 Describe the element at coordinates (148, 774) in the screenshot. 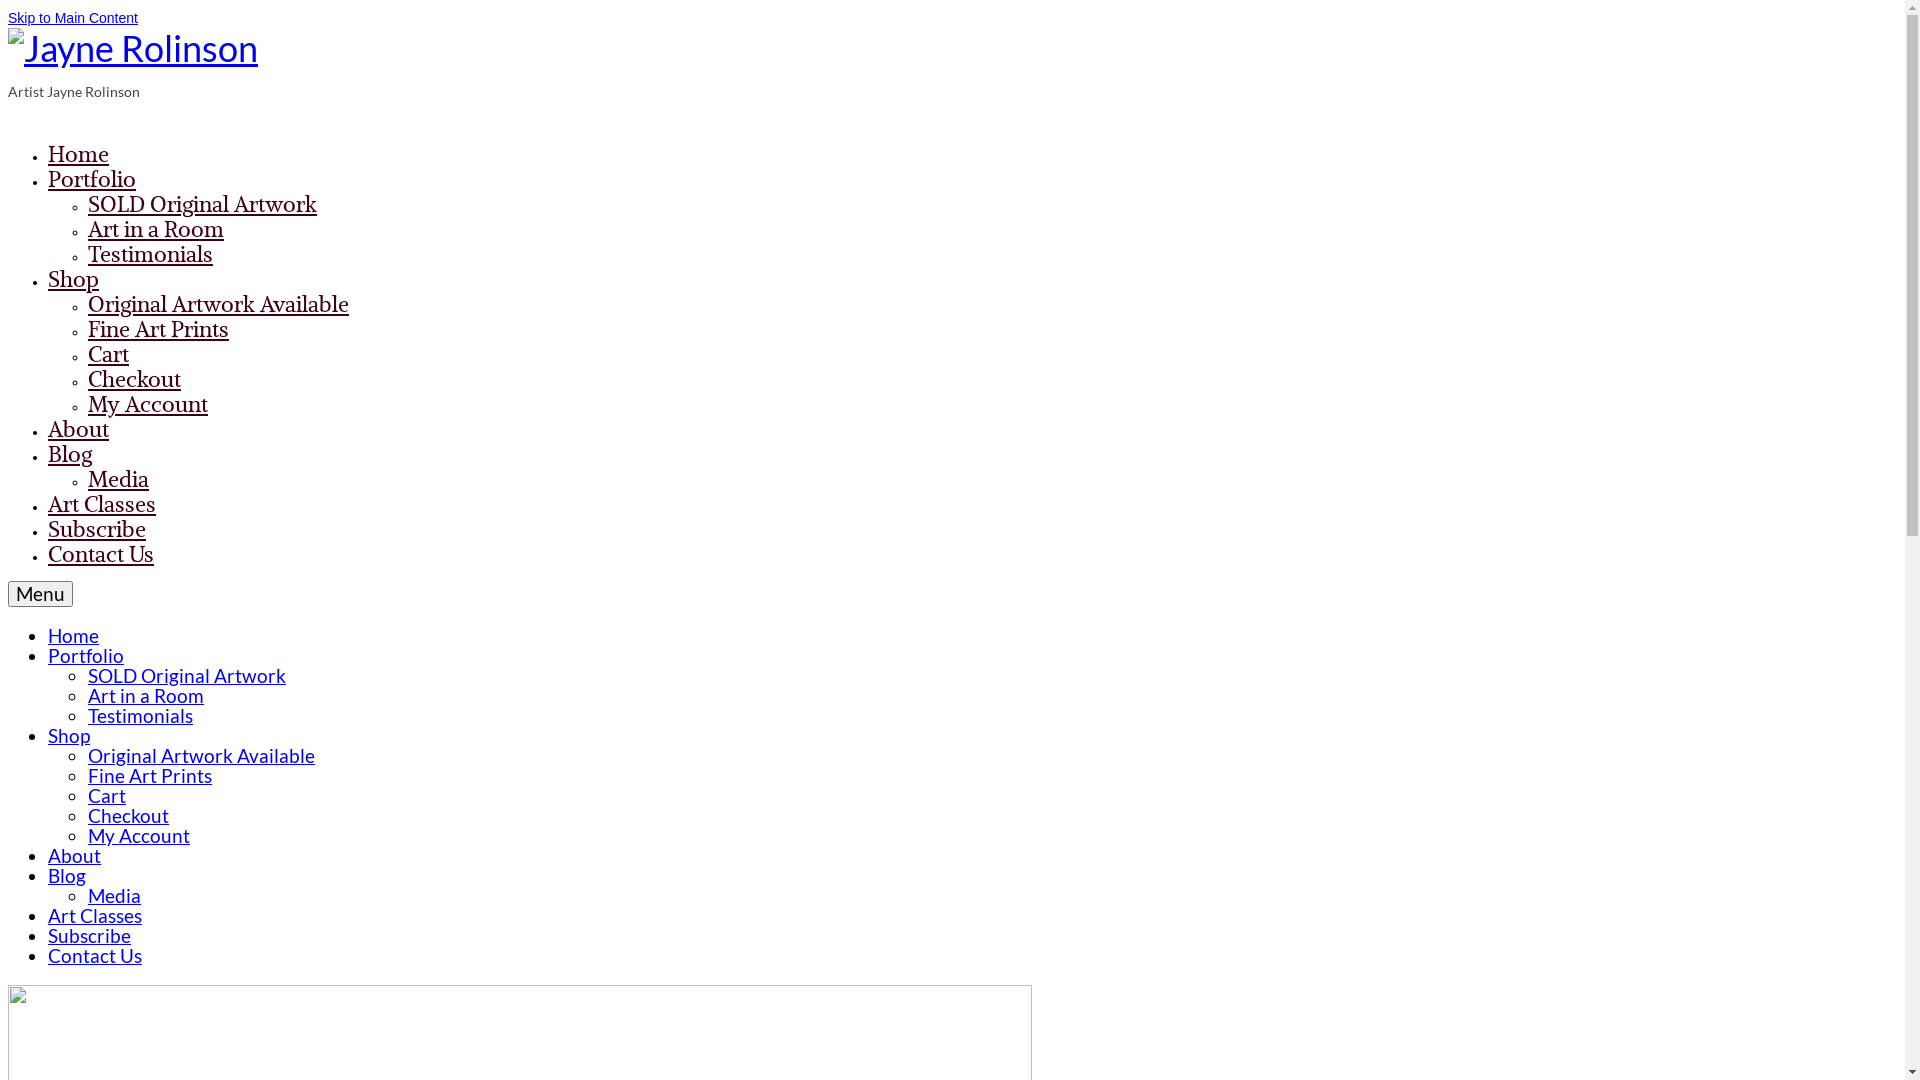

I see `'Fine Art Prints'` at that location.